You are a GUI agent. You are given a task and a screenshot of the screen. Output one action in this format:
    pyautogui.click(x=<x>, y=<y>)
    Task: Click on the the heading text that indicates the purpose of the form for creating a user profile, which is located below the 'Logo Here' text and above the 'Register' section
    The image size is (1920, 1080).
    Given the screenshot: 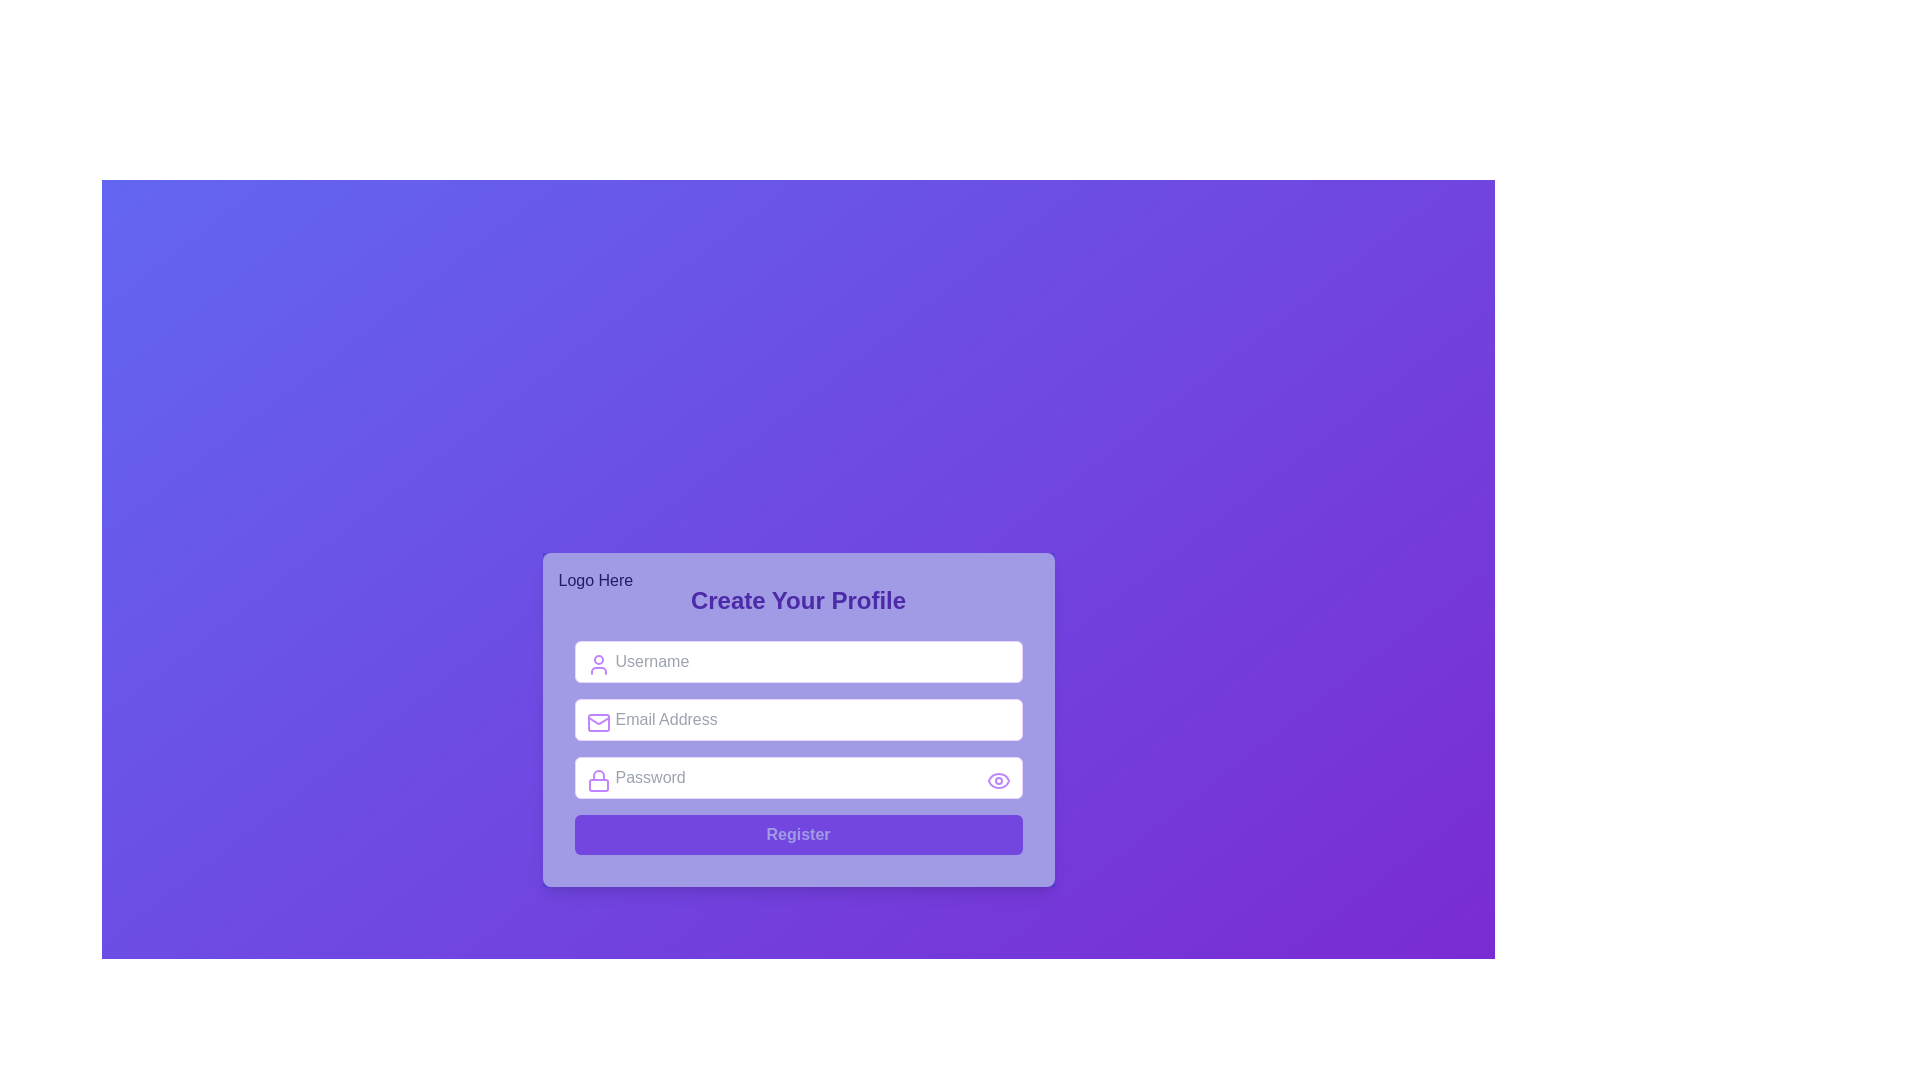 What is the action you would take?
    pyautogui.click(x=797, y=600)
    